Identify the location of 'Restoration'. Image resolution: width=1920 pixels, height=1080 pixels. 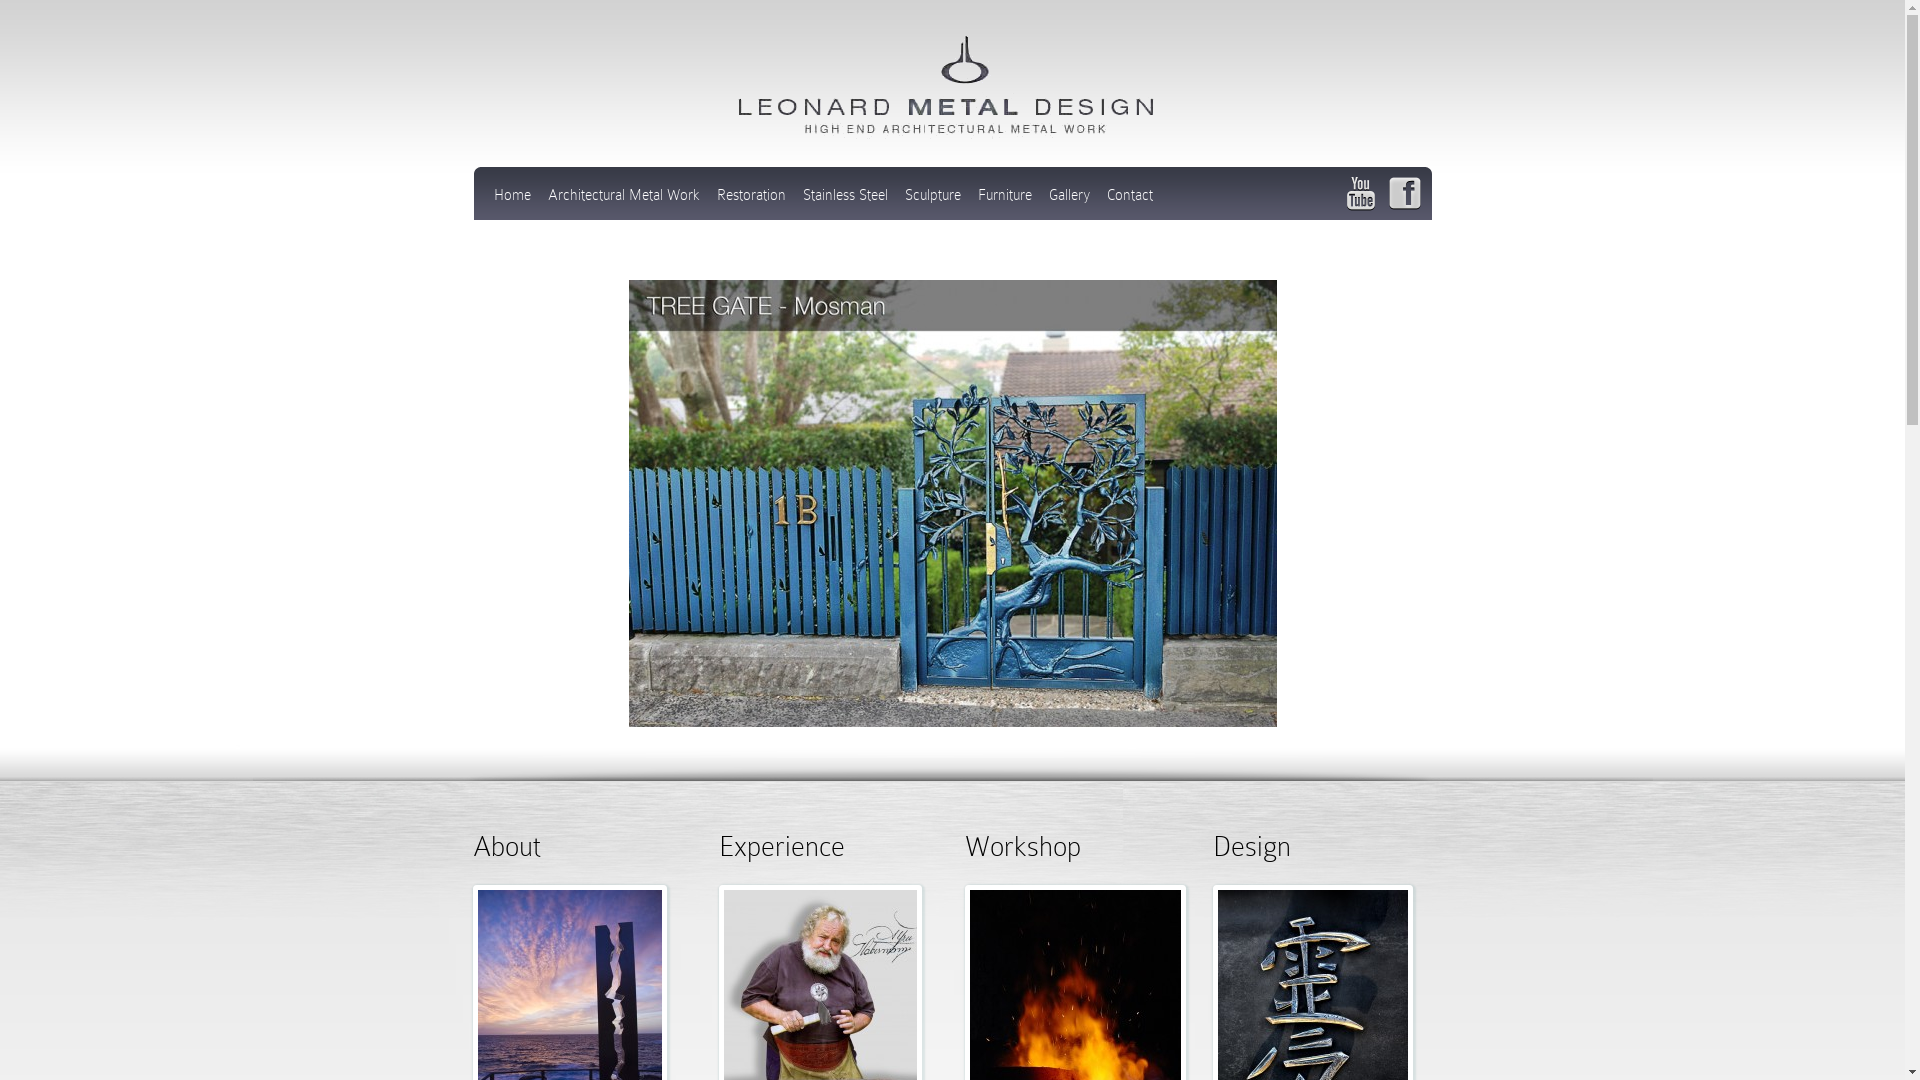
(749, 201).